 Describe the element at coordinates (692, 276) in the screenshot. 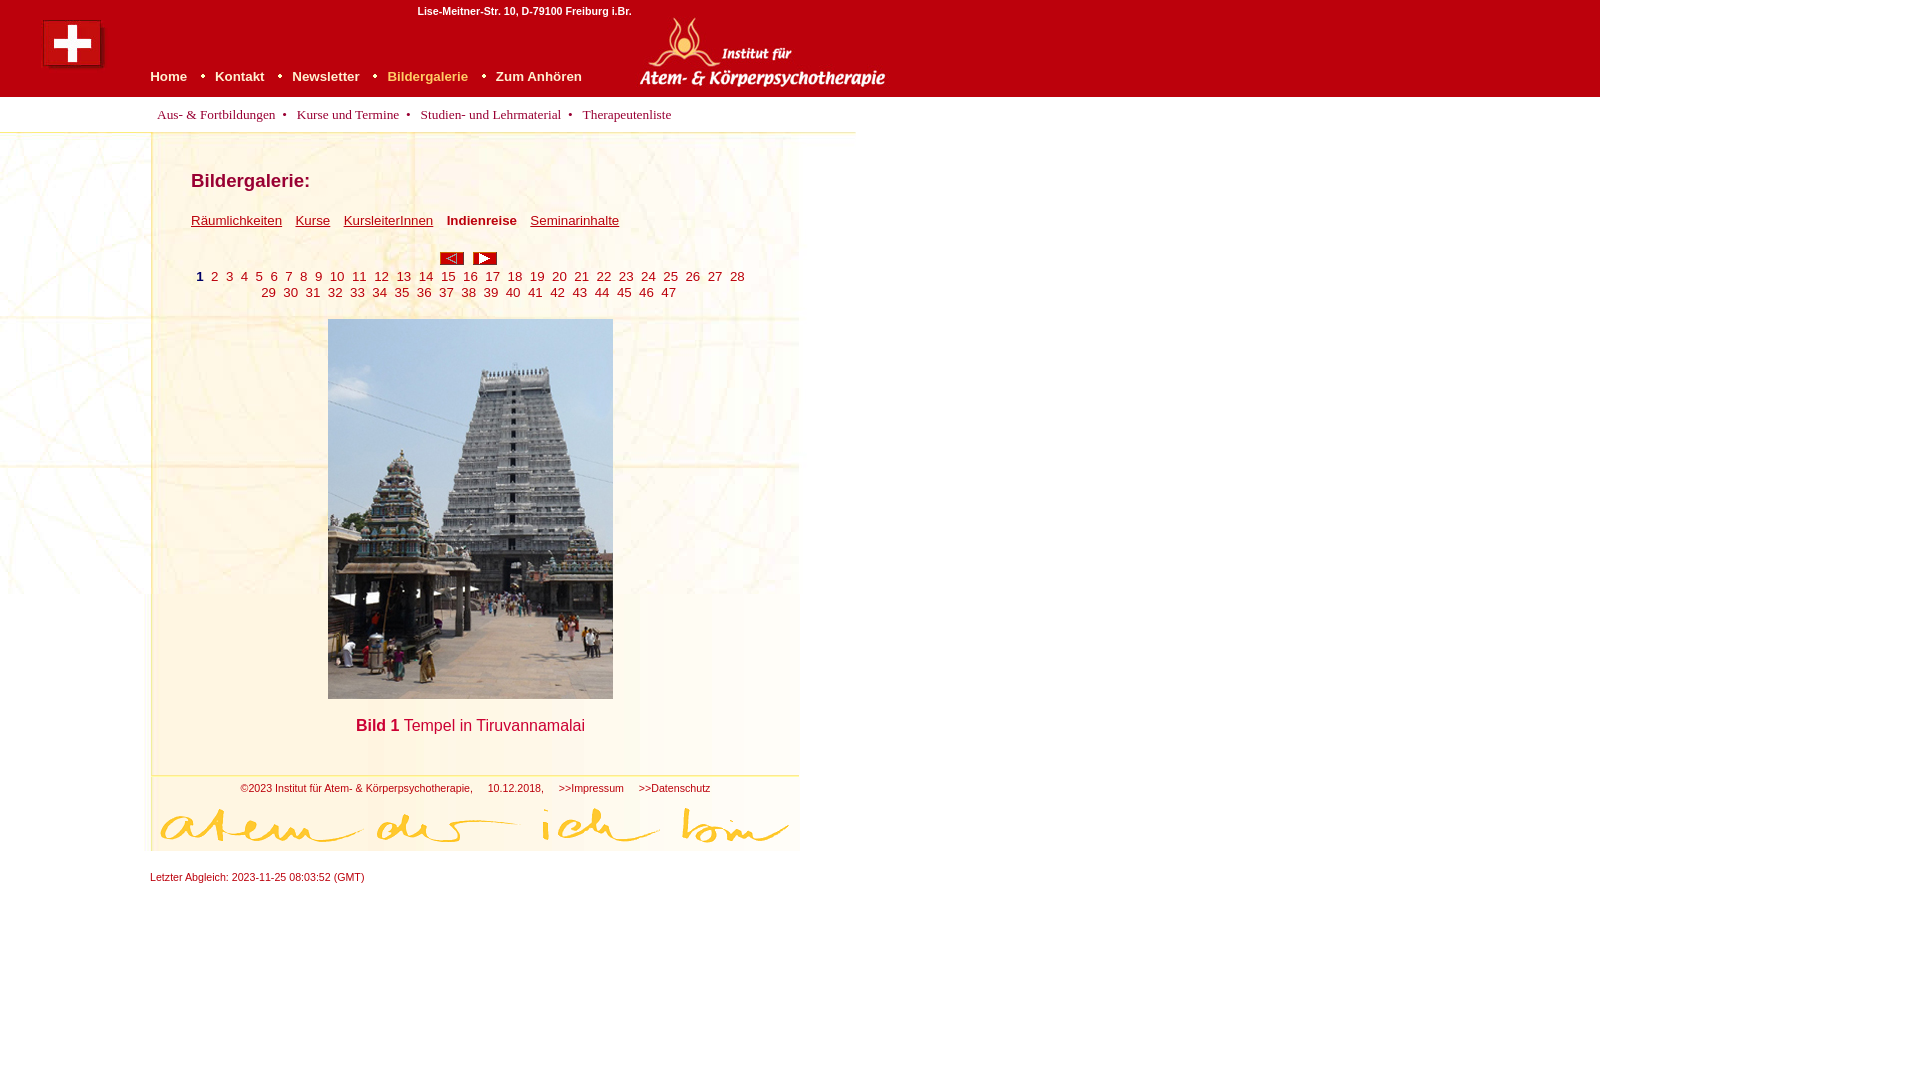

I see `'26'` at that location.